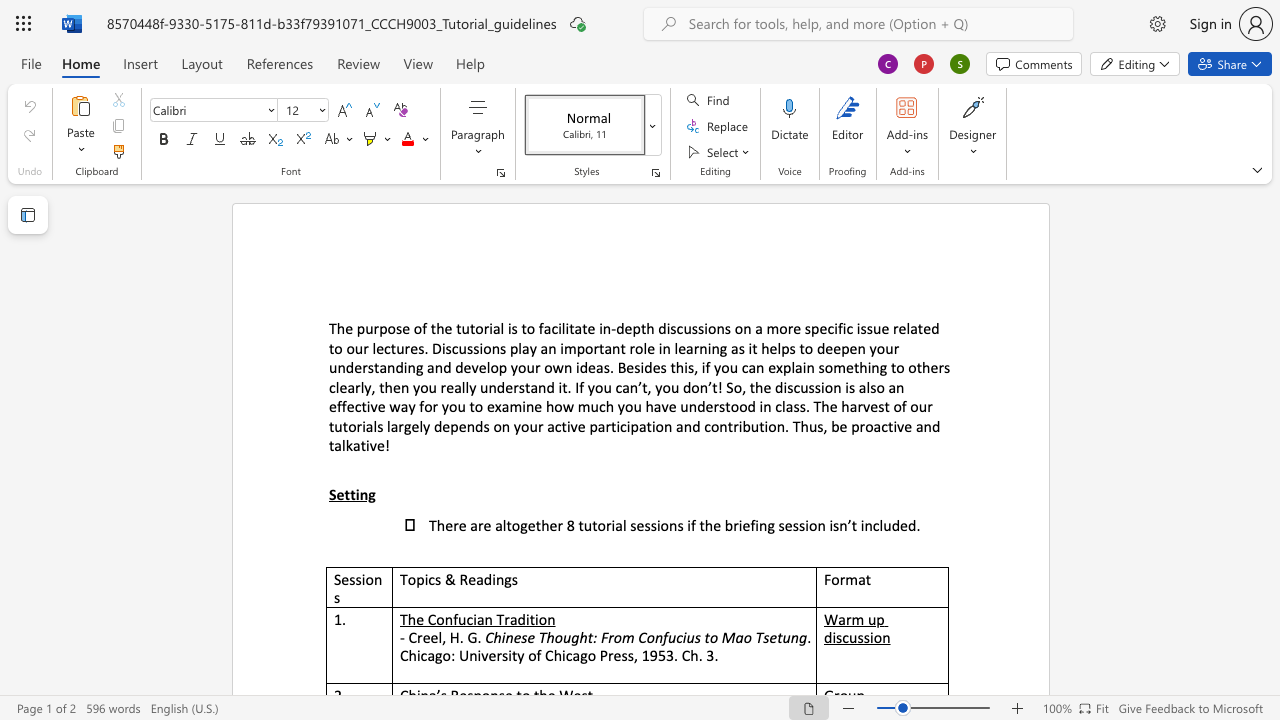  I want to click on the space between the continuous character "u" and "c" in the text, so click(465, 618).